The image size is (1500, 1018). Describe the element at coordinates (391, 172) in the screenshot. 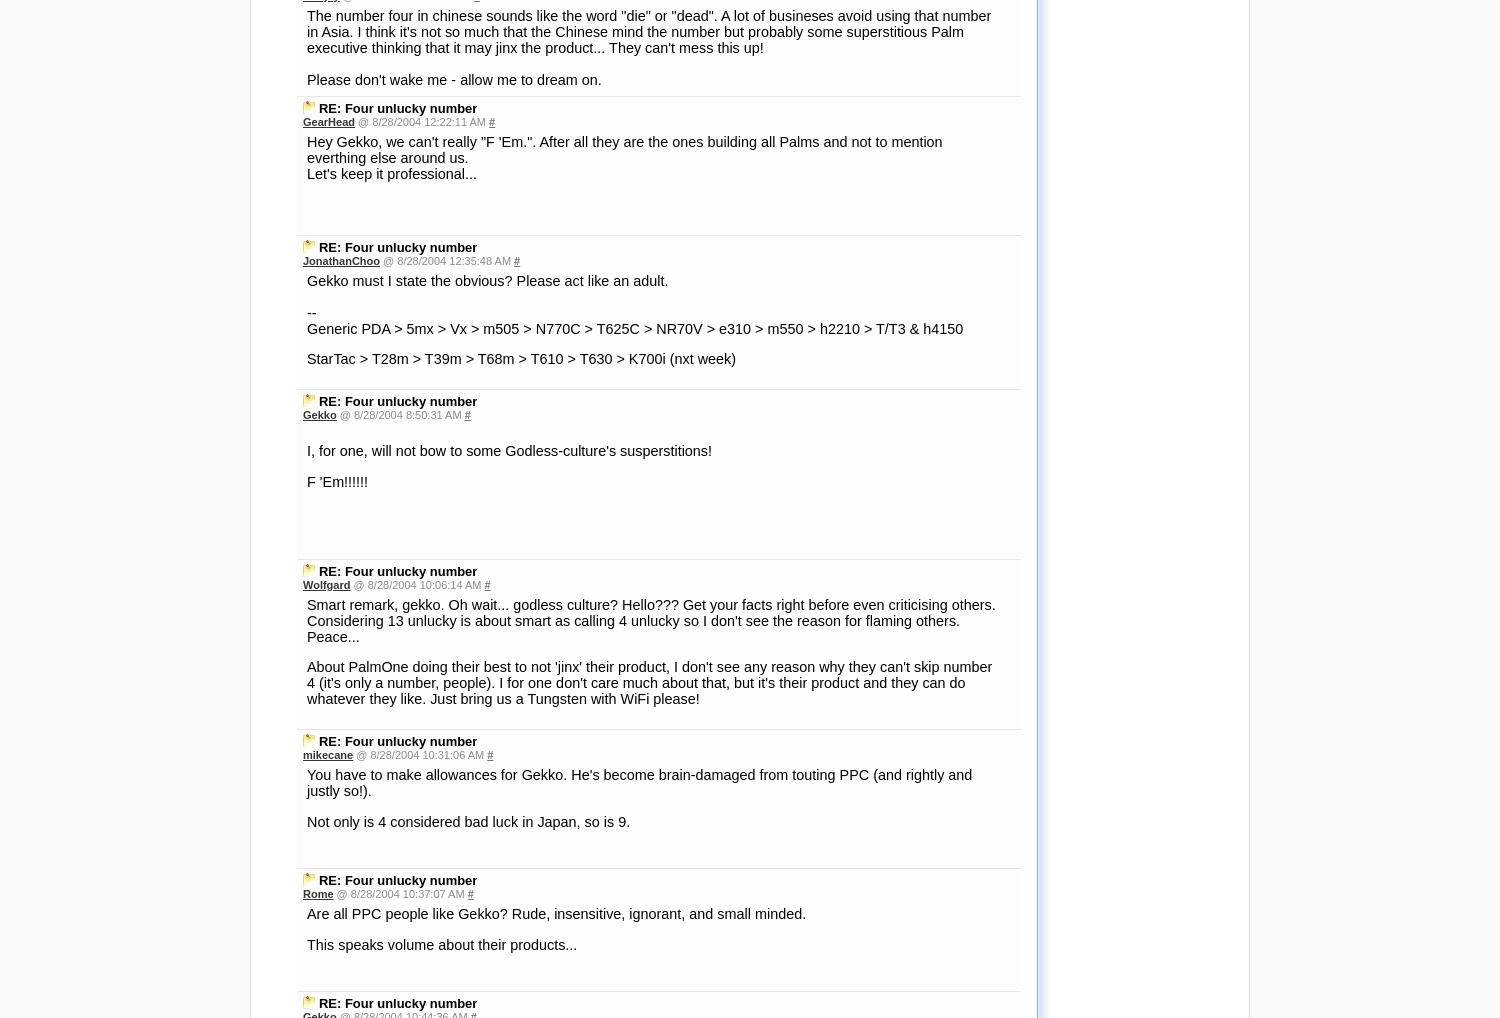

I see `'Let's keep it professional...'` at that location.